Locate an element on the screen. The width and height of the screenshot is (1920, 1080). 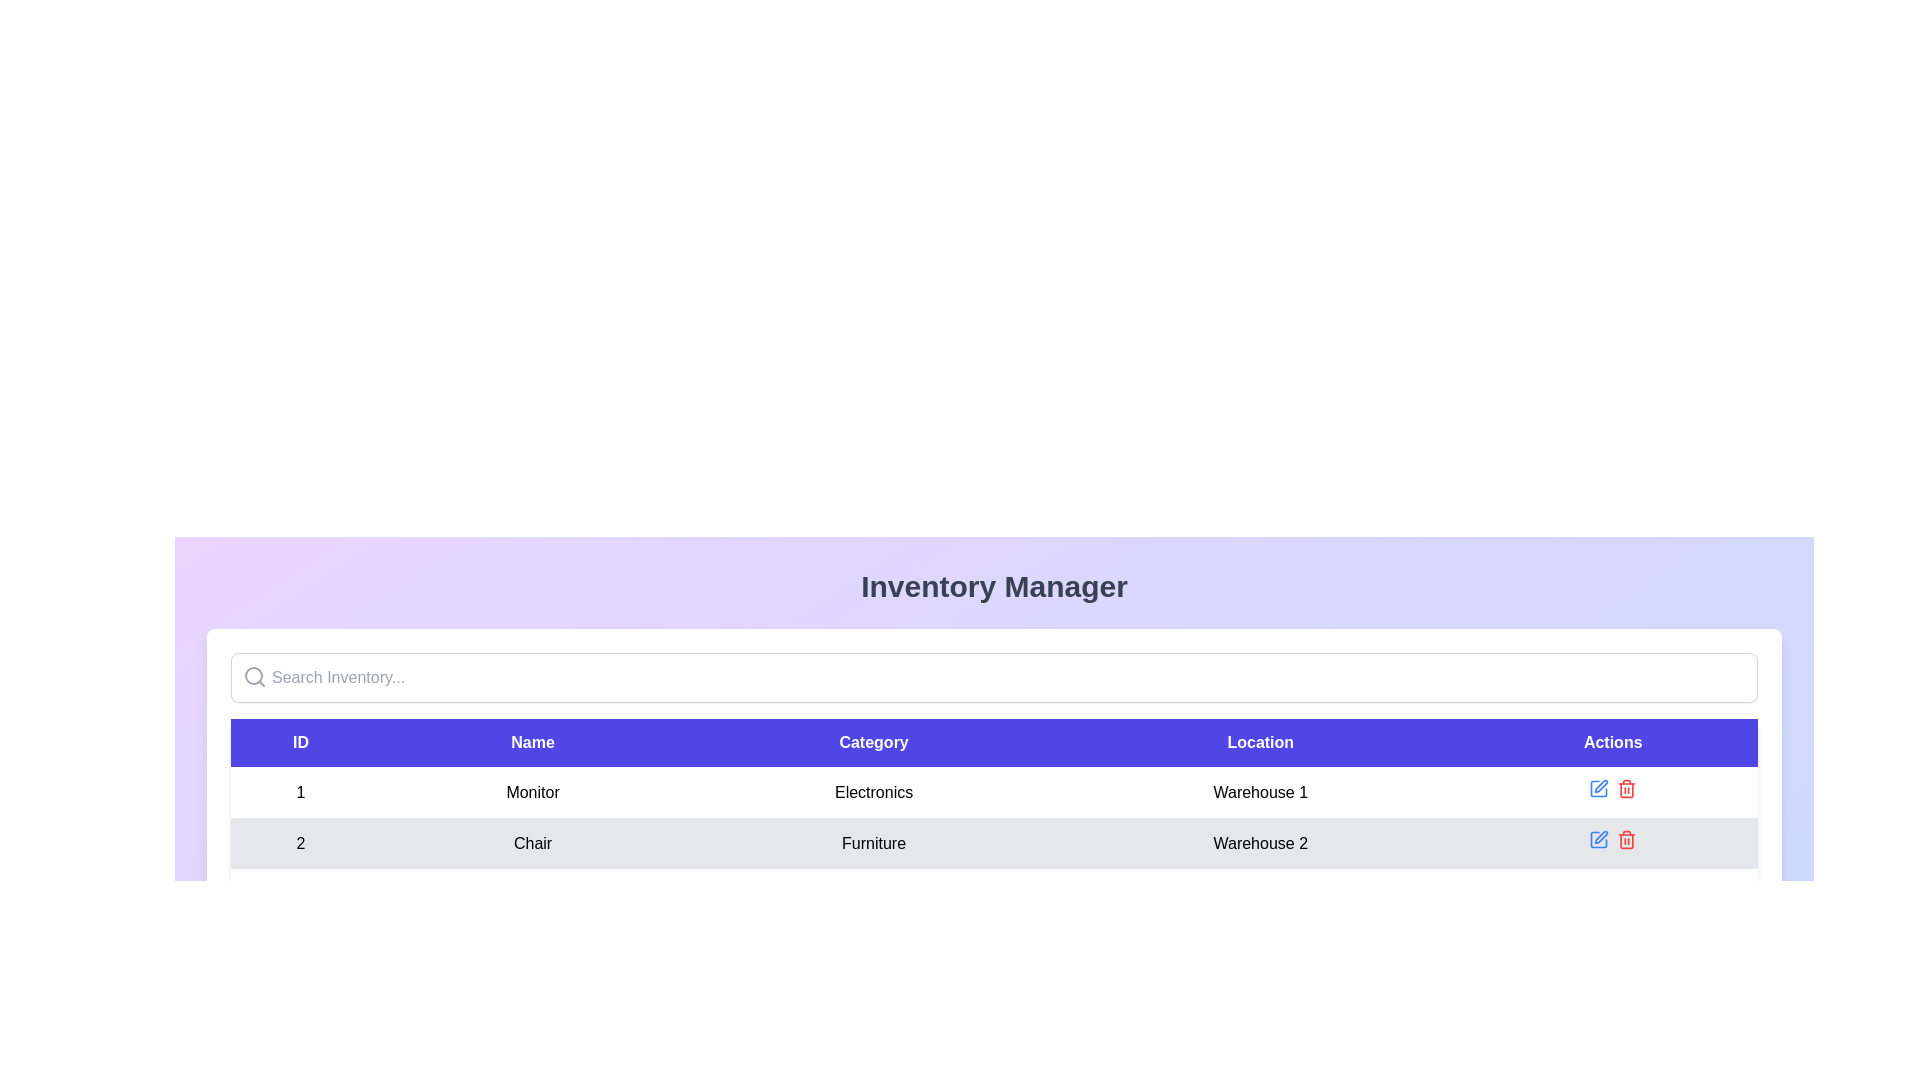
the edit action icon in the Actions column of the table, specifically associated with the inventory item 'Chair' in the second row is located at coordinates (1598, 788).